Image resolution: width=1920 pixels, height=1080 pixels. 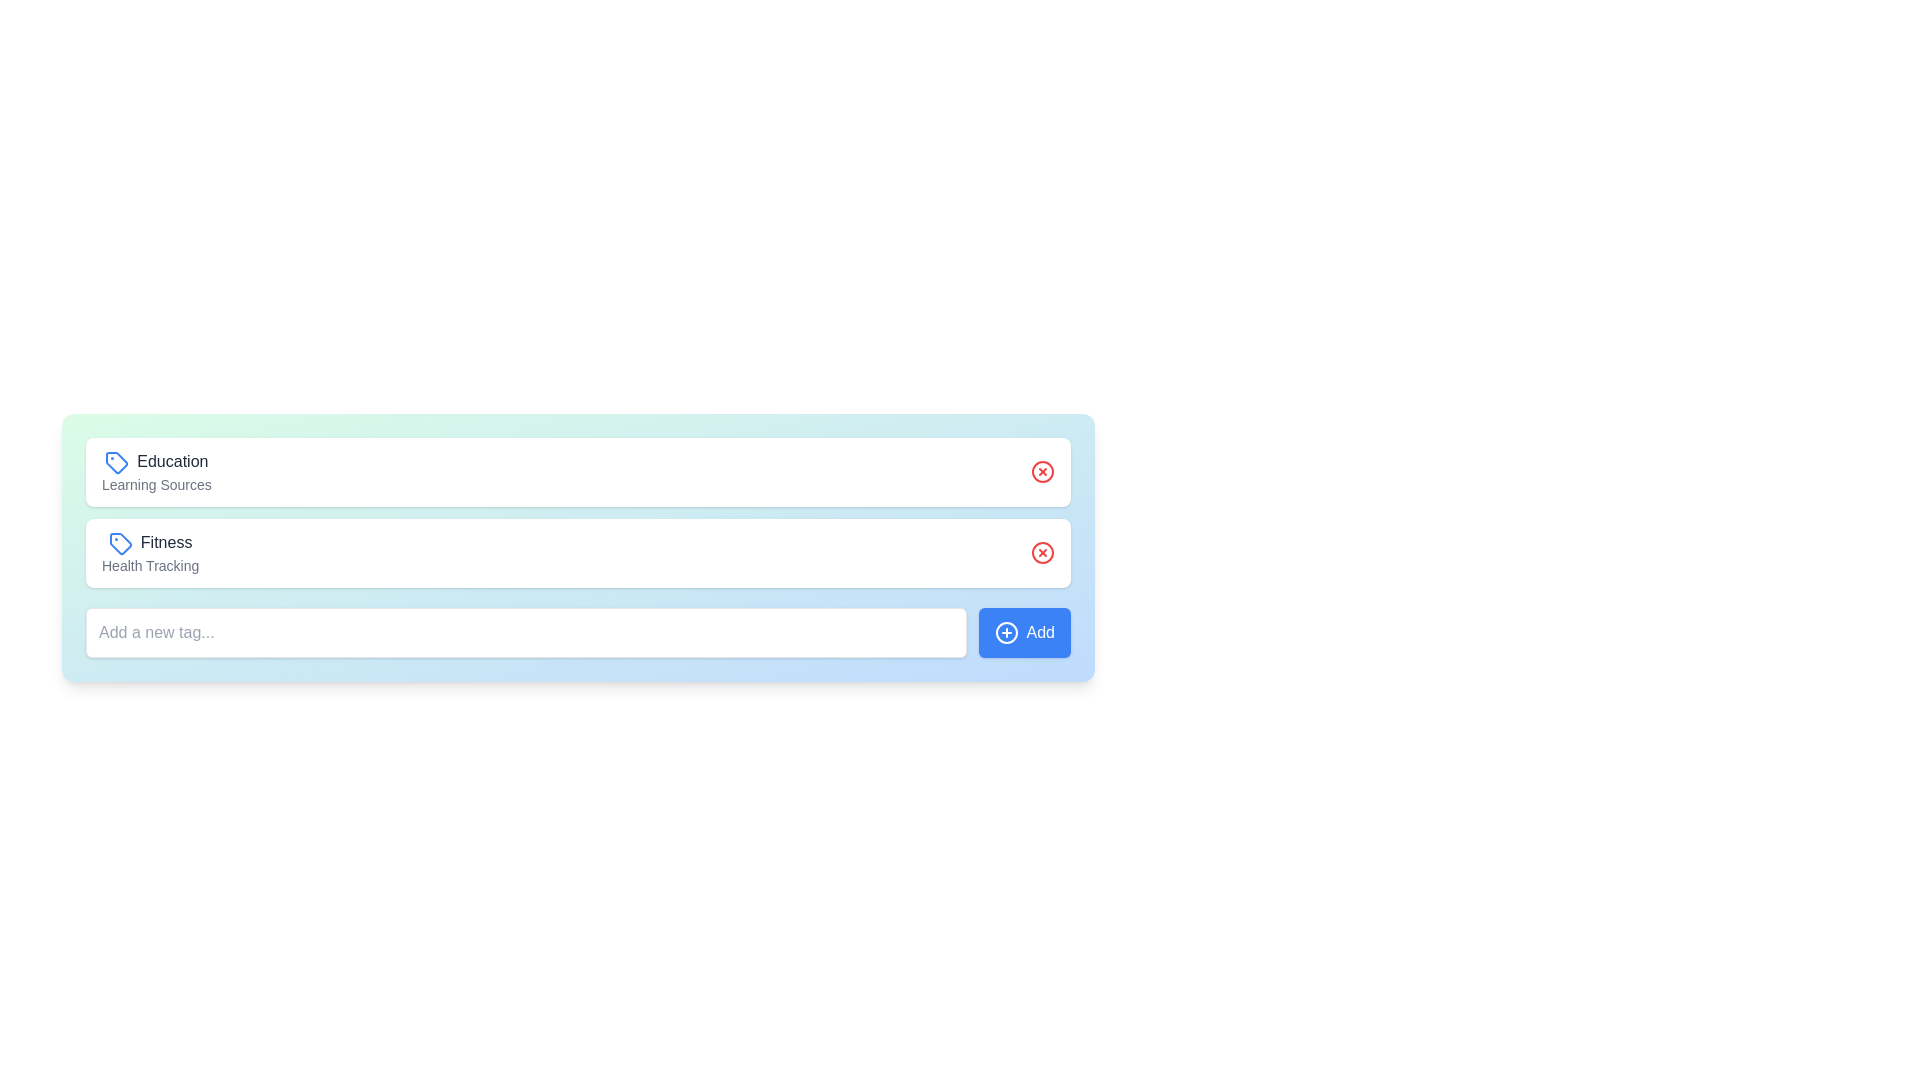 What do you see at coordinates (166, 542) in the screenshot?
I see `the text label displaying 'Fitness', which is located in the second row of the interface section, to the right of the blue tag icon and above the label 'Health Tracking'` at bounding box center [166, 542].